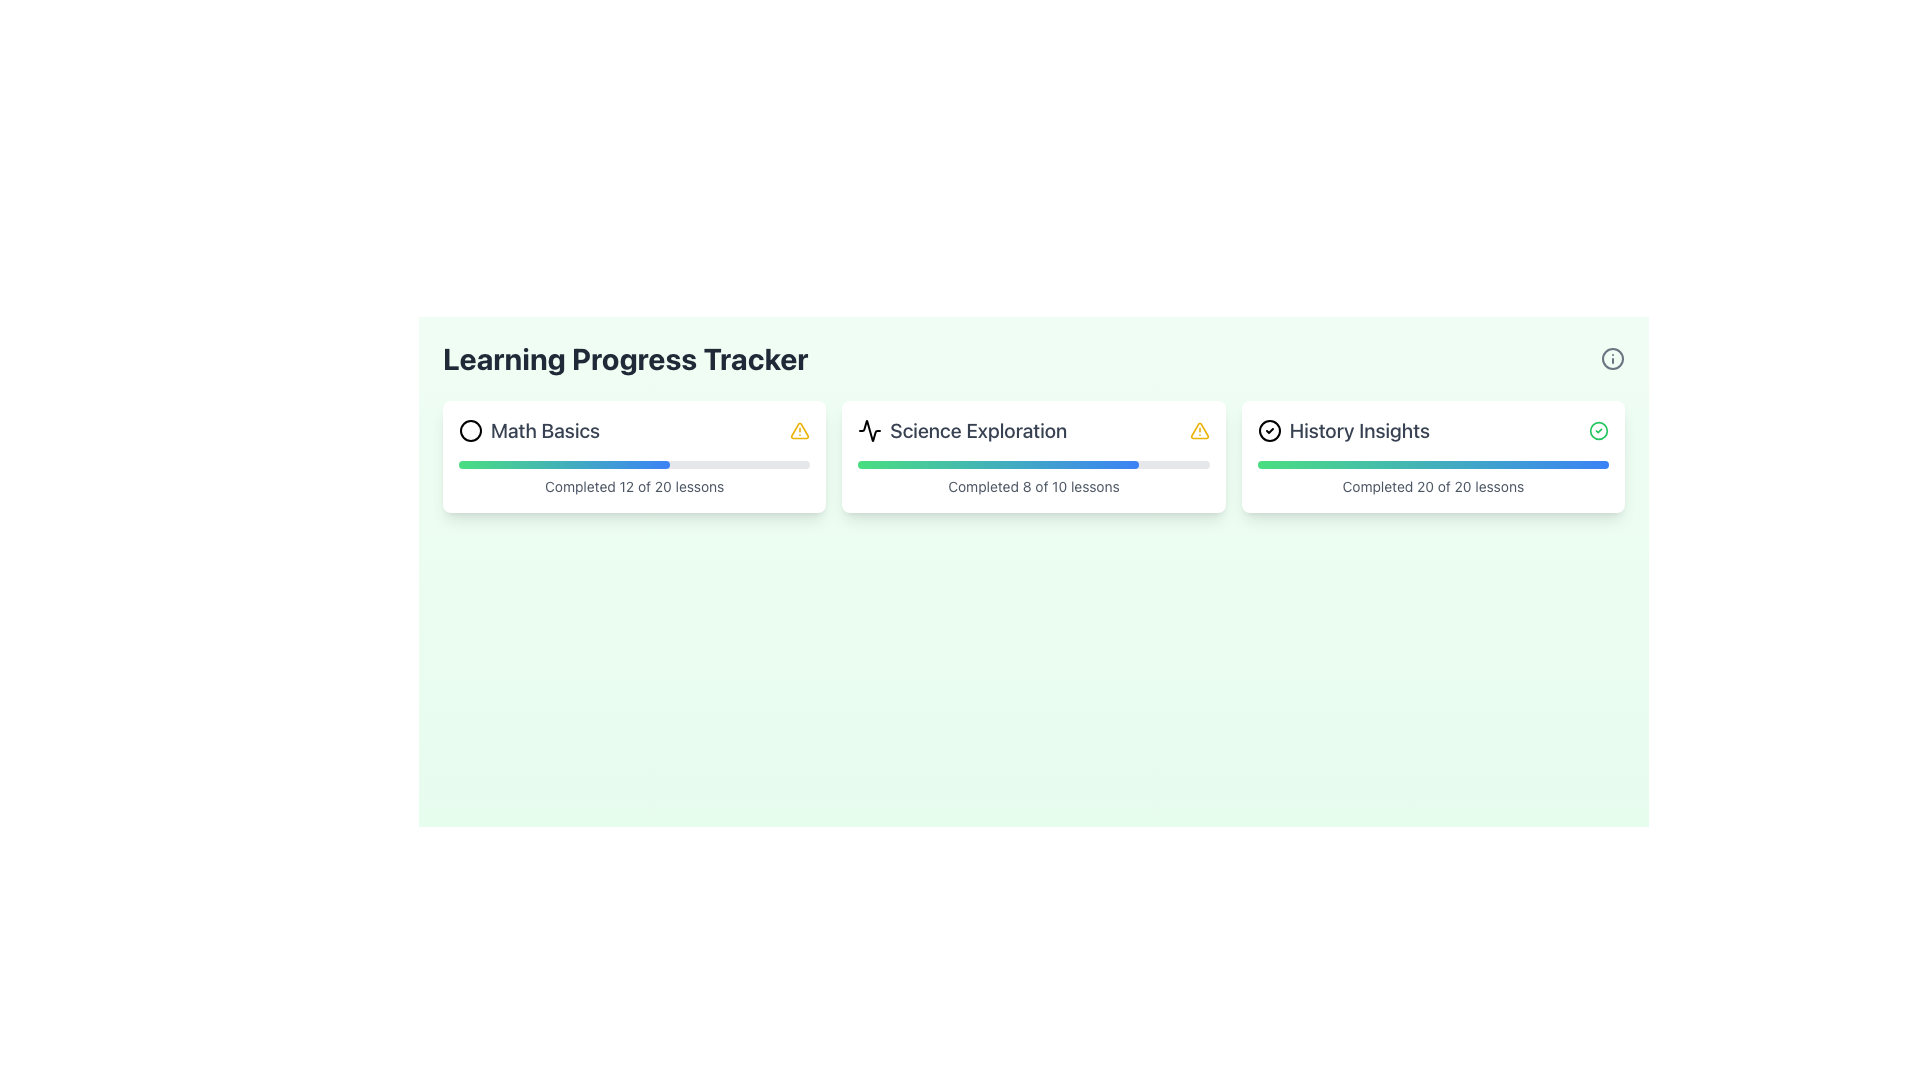 This screenshot has height=1080, width=1920. Describe the element at coordinates (633, 486) in the screenshot. I see `the Static Text element that displays the progress of lessons completed in the 'Math Basics' category, located at the bottom of the card and just below the progress bar` at that location.